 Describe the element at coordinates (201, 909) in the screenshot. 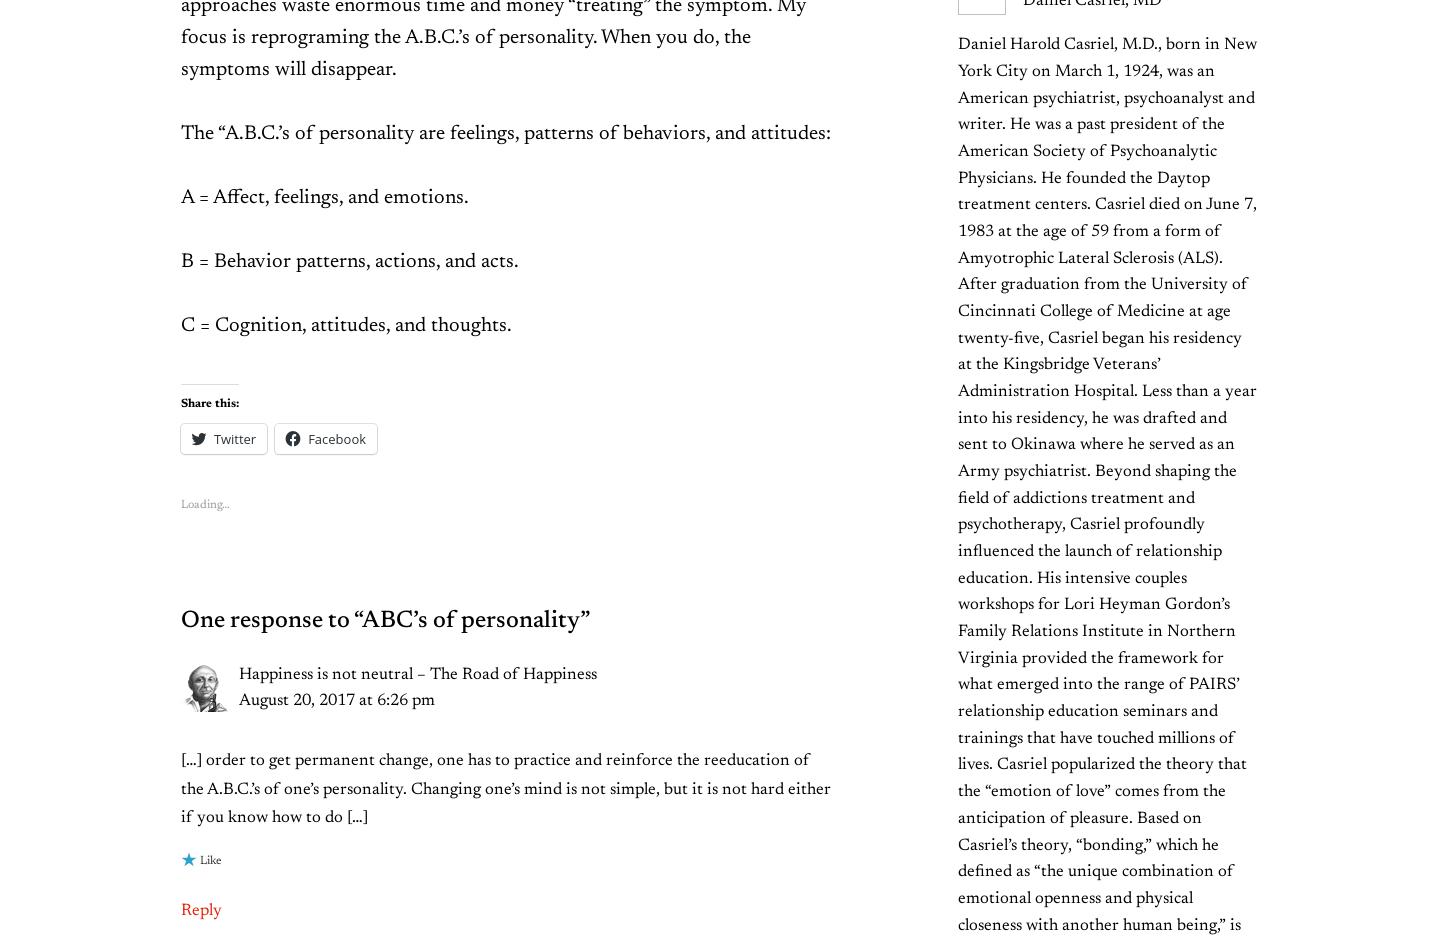

I see `'Reply'` at that location.